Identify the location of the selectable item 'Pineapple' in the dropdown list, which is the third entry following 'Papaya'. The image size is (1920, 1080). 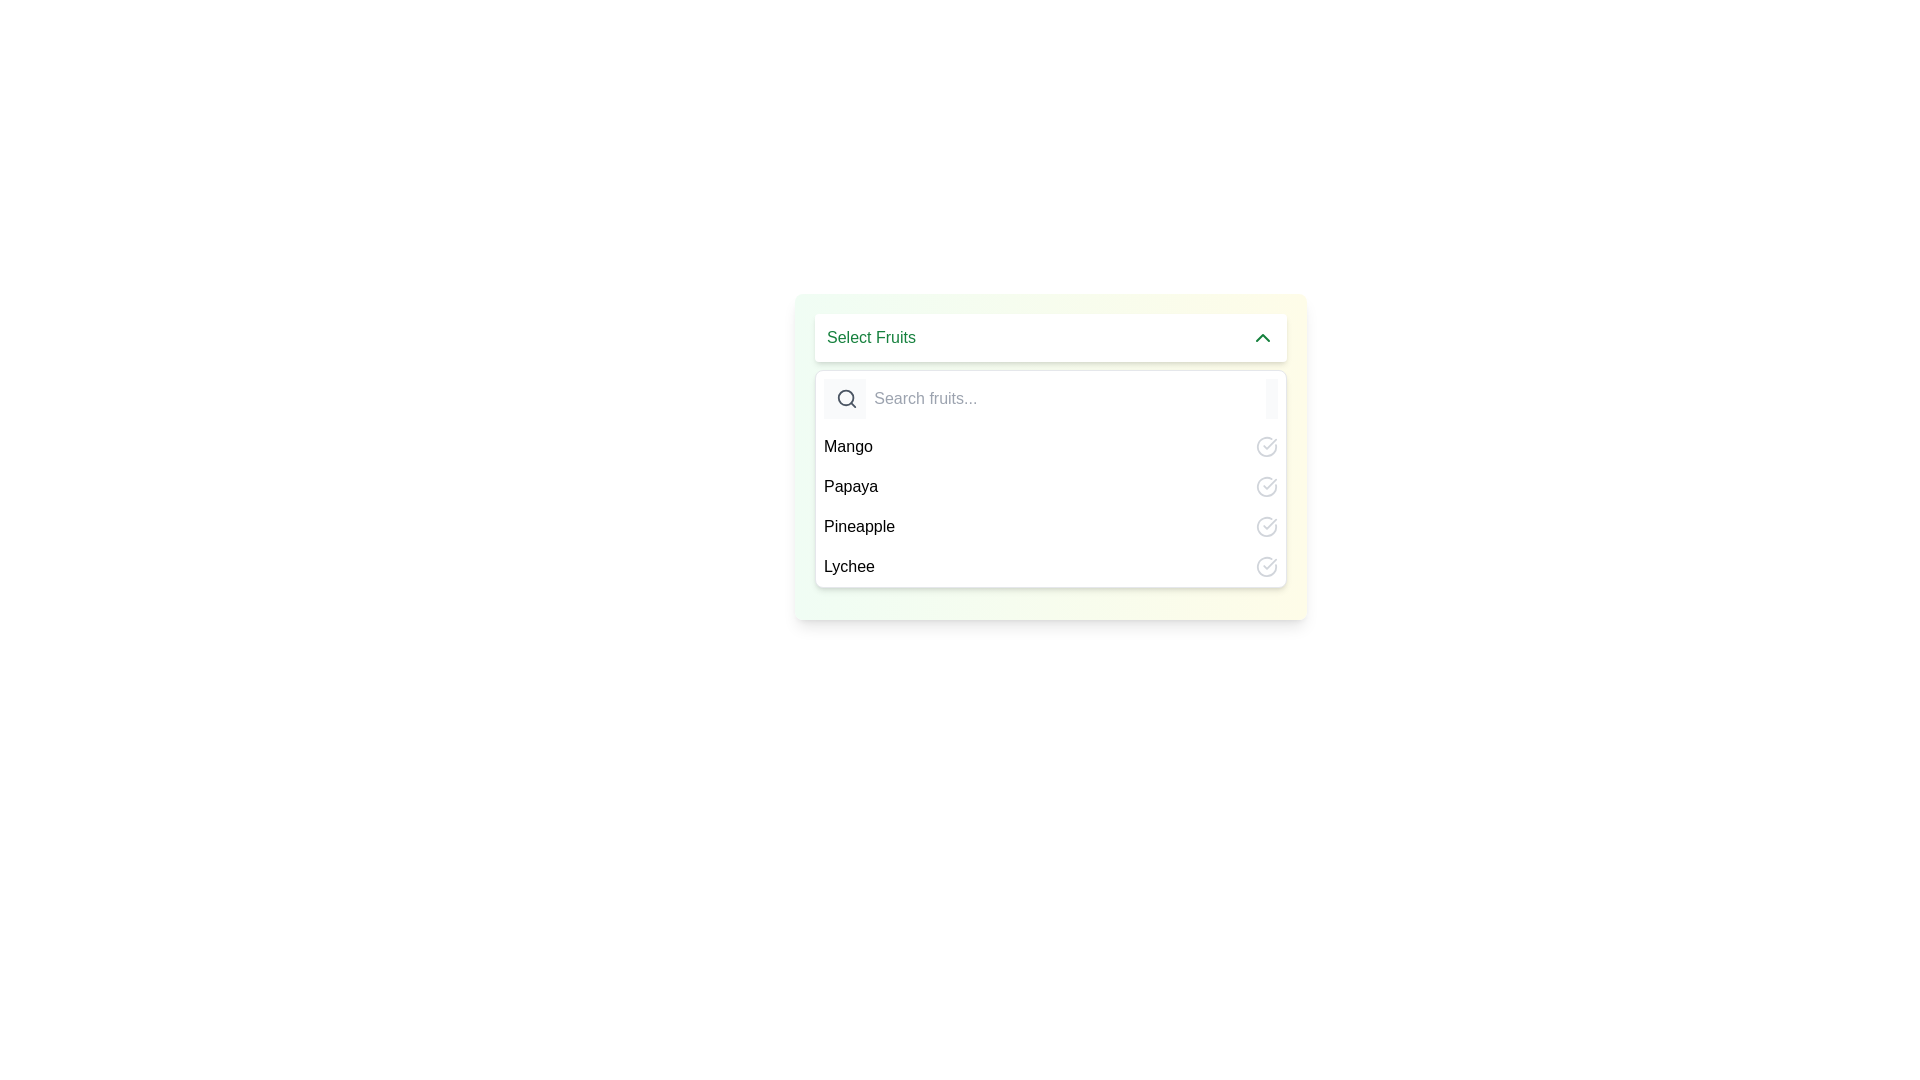
(1050, 505).